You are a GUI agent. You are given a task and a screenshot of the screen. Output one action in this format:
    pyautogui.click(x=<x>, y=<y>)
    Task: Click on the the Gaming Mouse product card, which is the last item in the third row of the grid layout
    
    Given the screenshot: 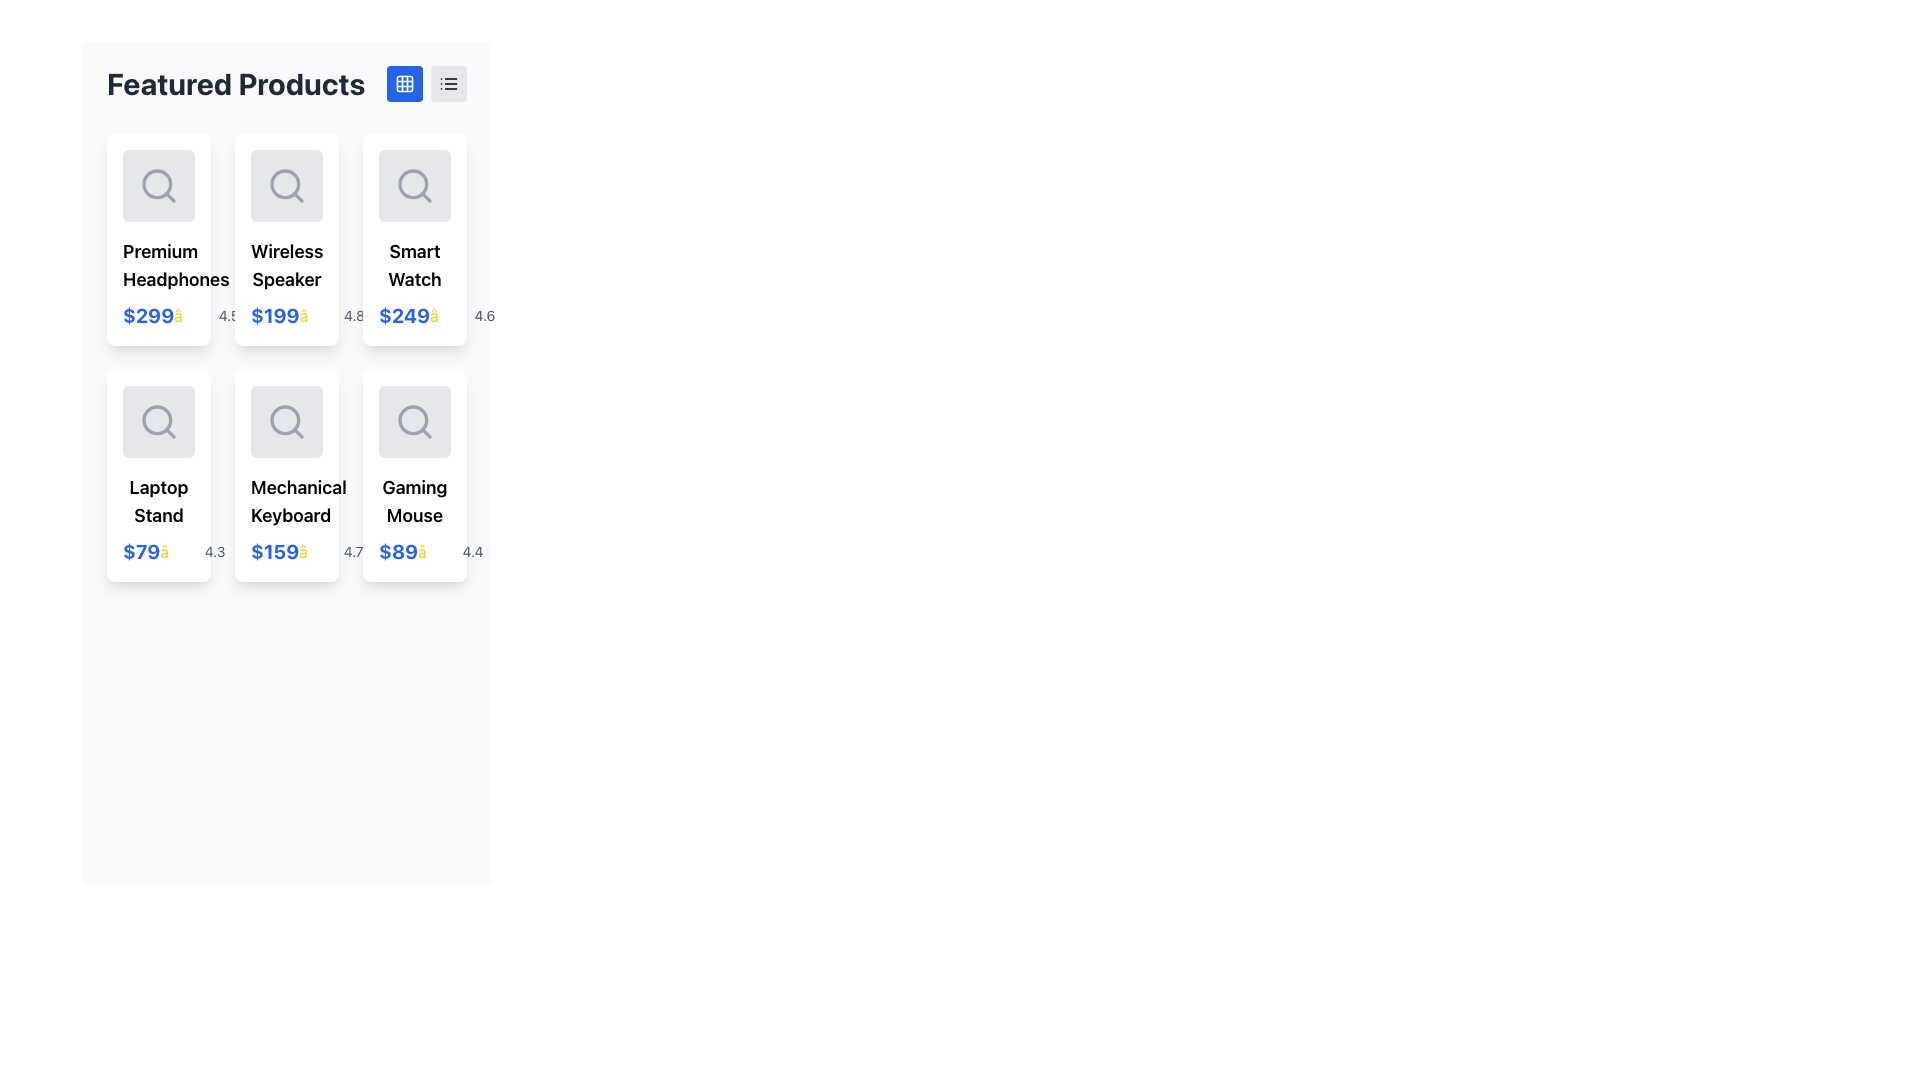 What is the action you would take?
    pyautogui.click(x=413, y=475)
    